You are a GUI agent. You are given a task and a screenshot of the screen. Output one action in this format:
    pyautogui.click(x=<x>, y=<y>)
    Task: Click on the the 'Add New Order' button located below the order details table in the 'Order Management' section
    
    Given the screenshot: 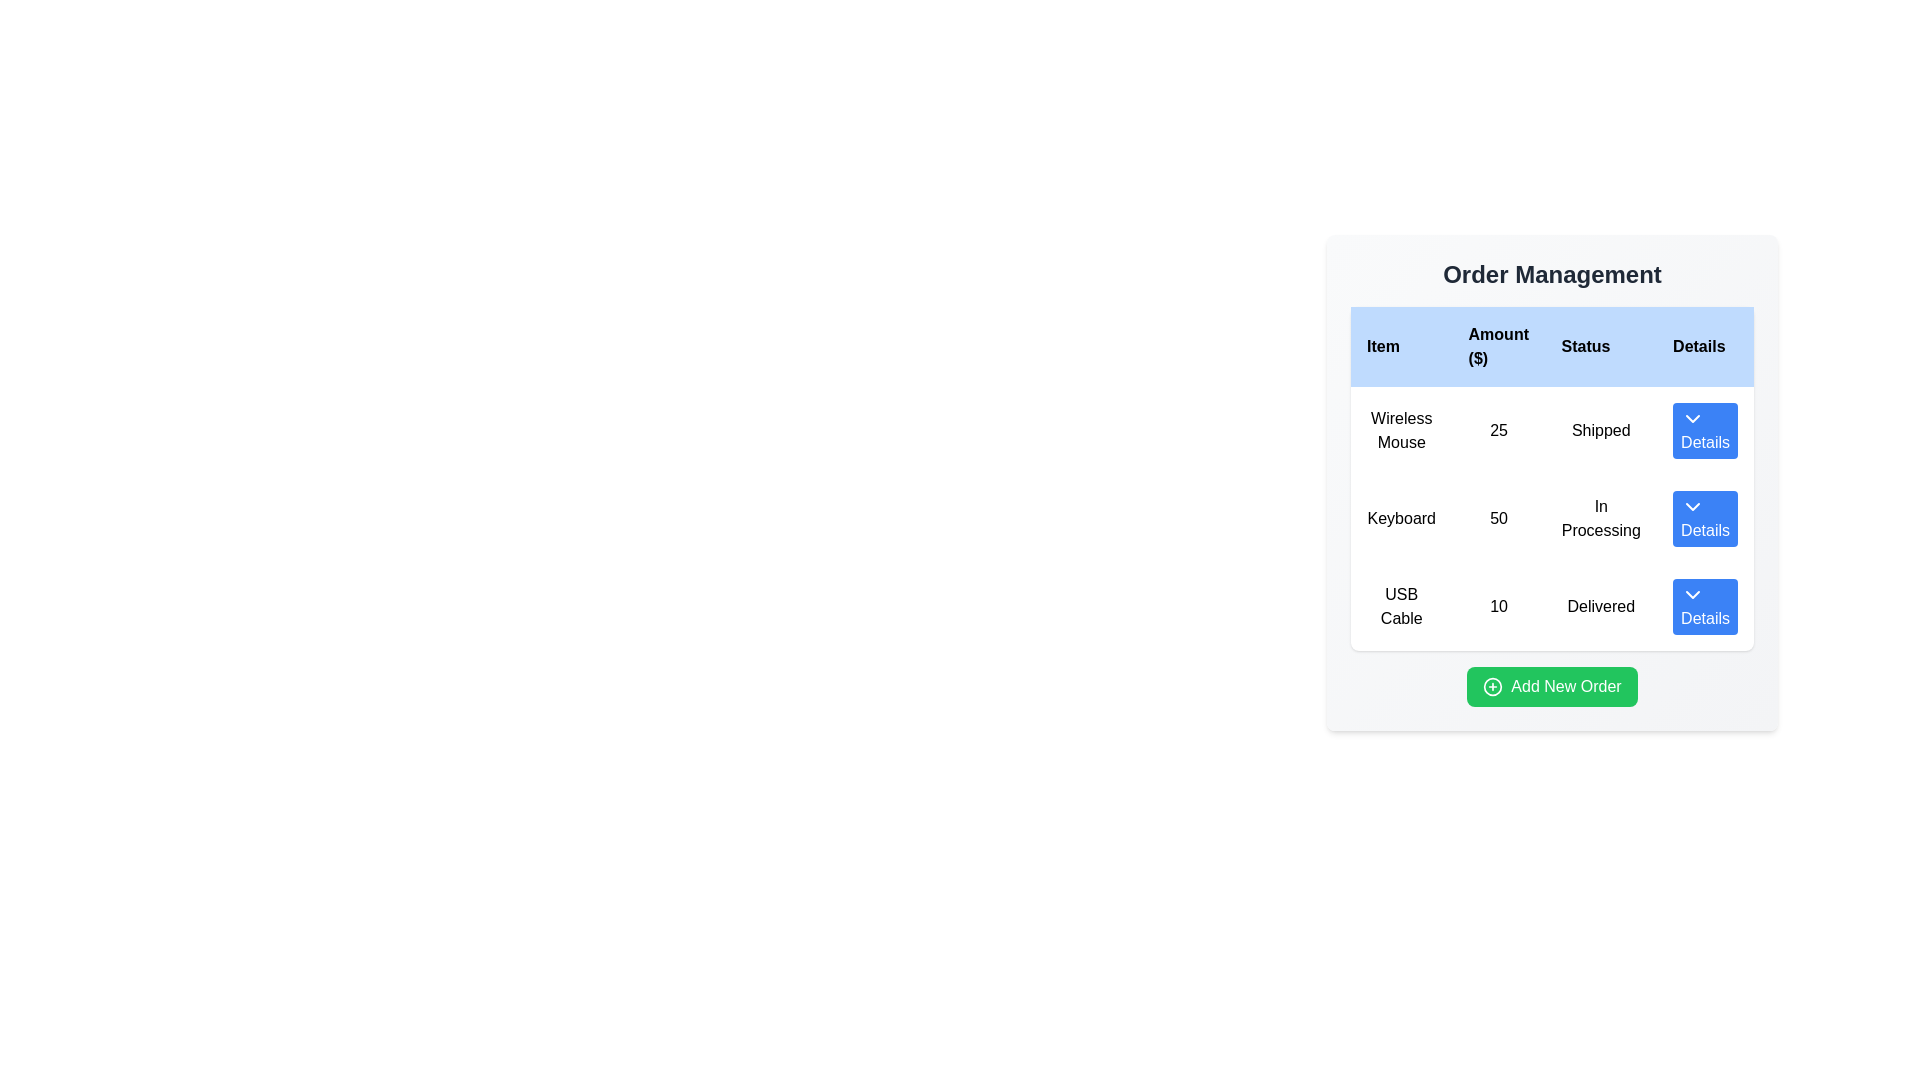 What is the action you would take?
    pyautogui.click(x=1551, y=685)
    